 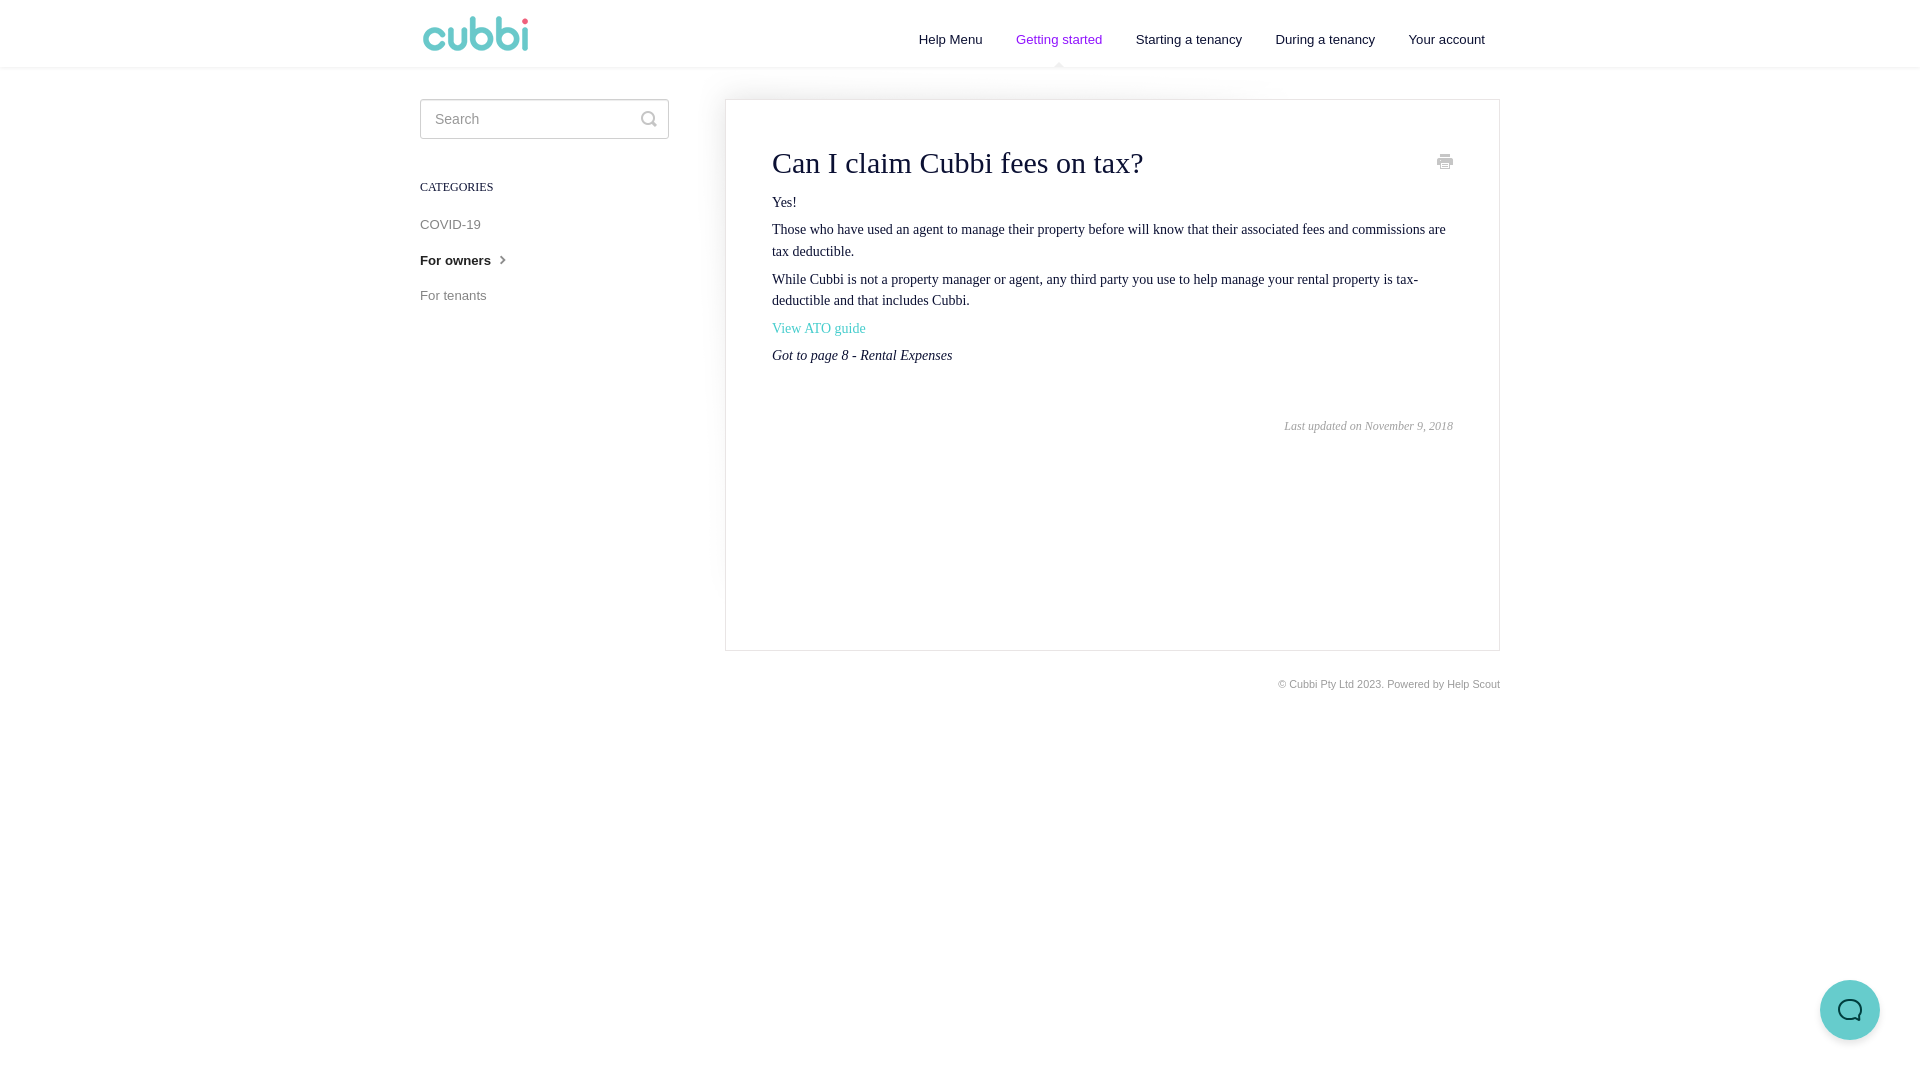 What do you see at coordinates (1444, 163) in the screenshot?
I see `'Print'` at bounding box center [1444, 163].